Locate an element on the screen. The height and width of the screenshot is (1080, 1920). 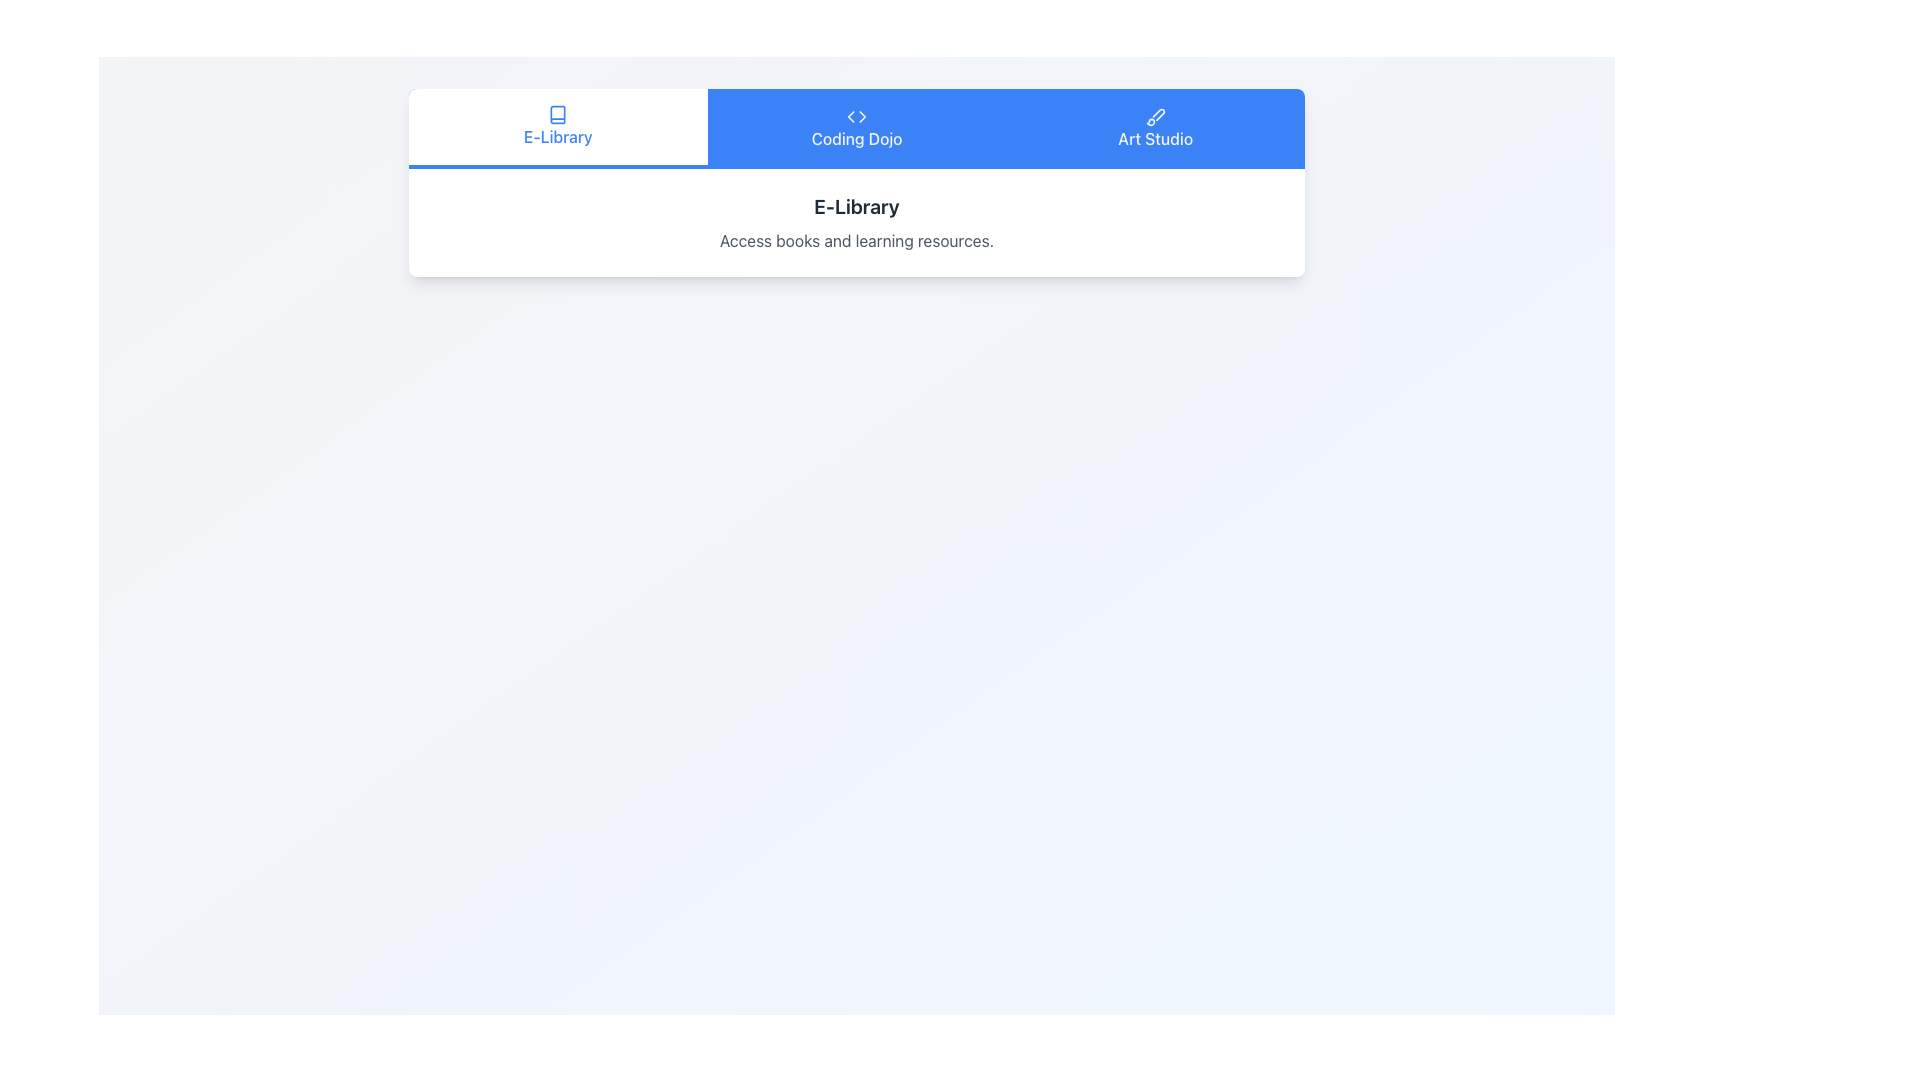
text label that serves as the title or header for the section, positioned above the descriptive text 'Access books and learning resources.' is located at coordinates (857, 207).